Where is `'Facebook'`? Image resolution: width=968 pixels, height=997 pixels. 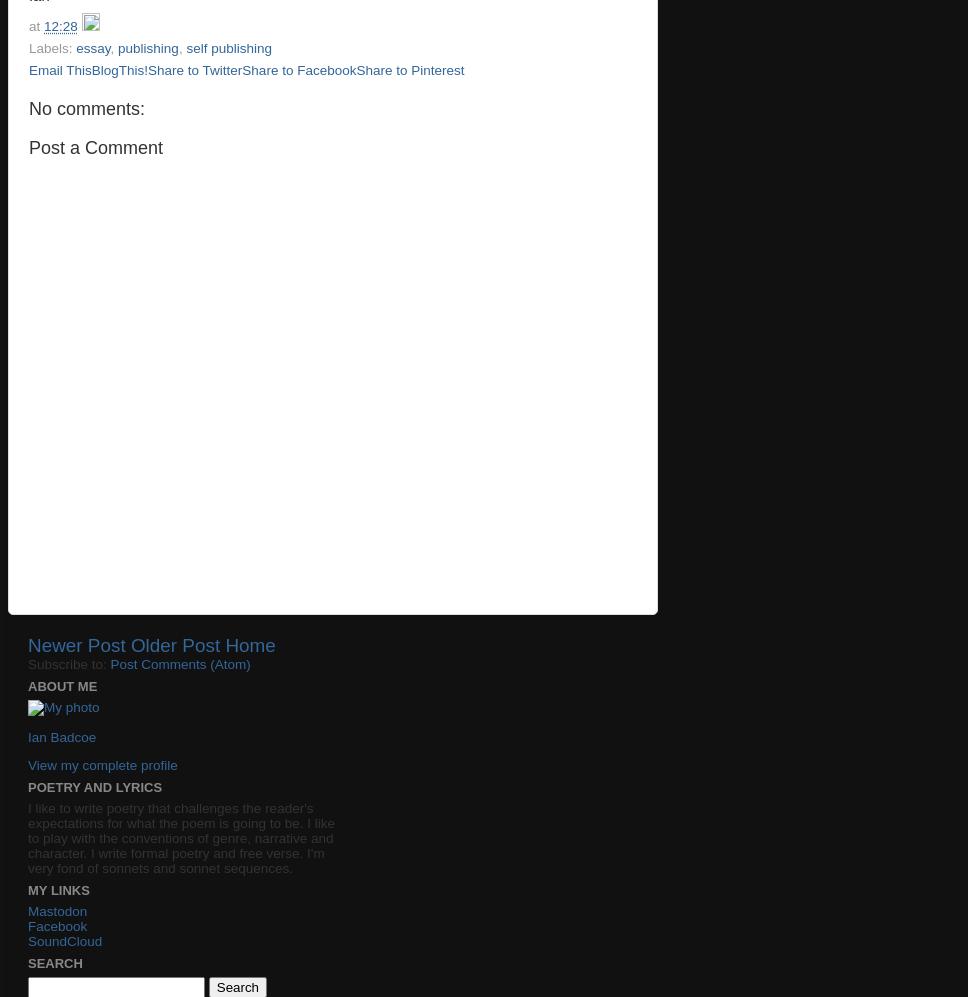 'Facebook' is located at coordinates (56, 926).